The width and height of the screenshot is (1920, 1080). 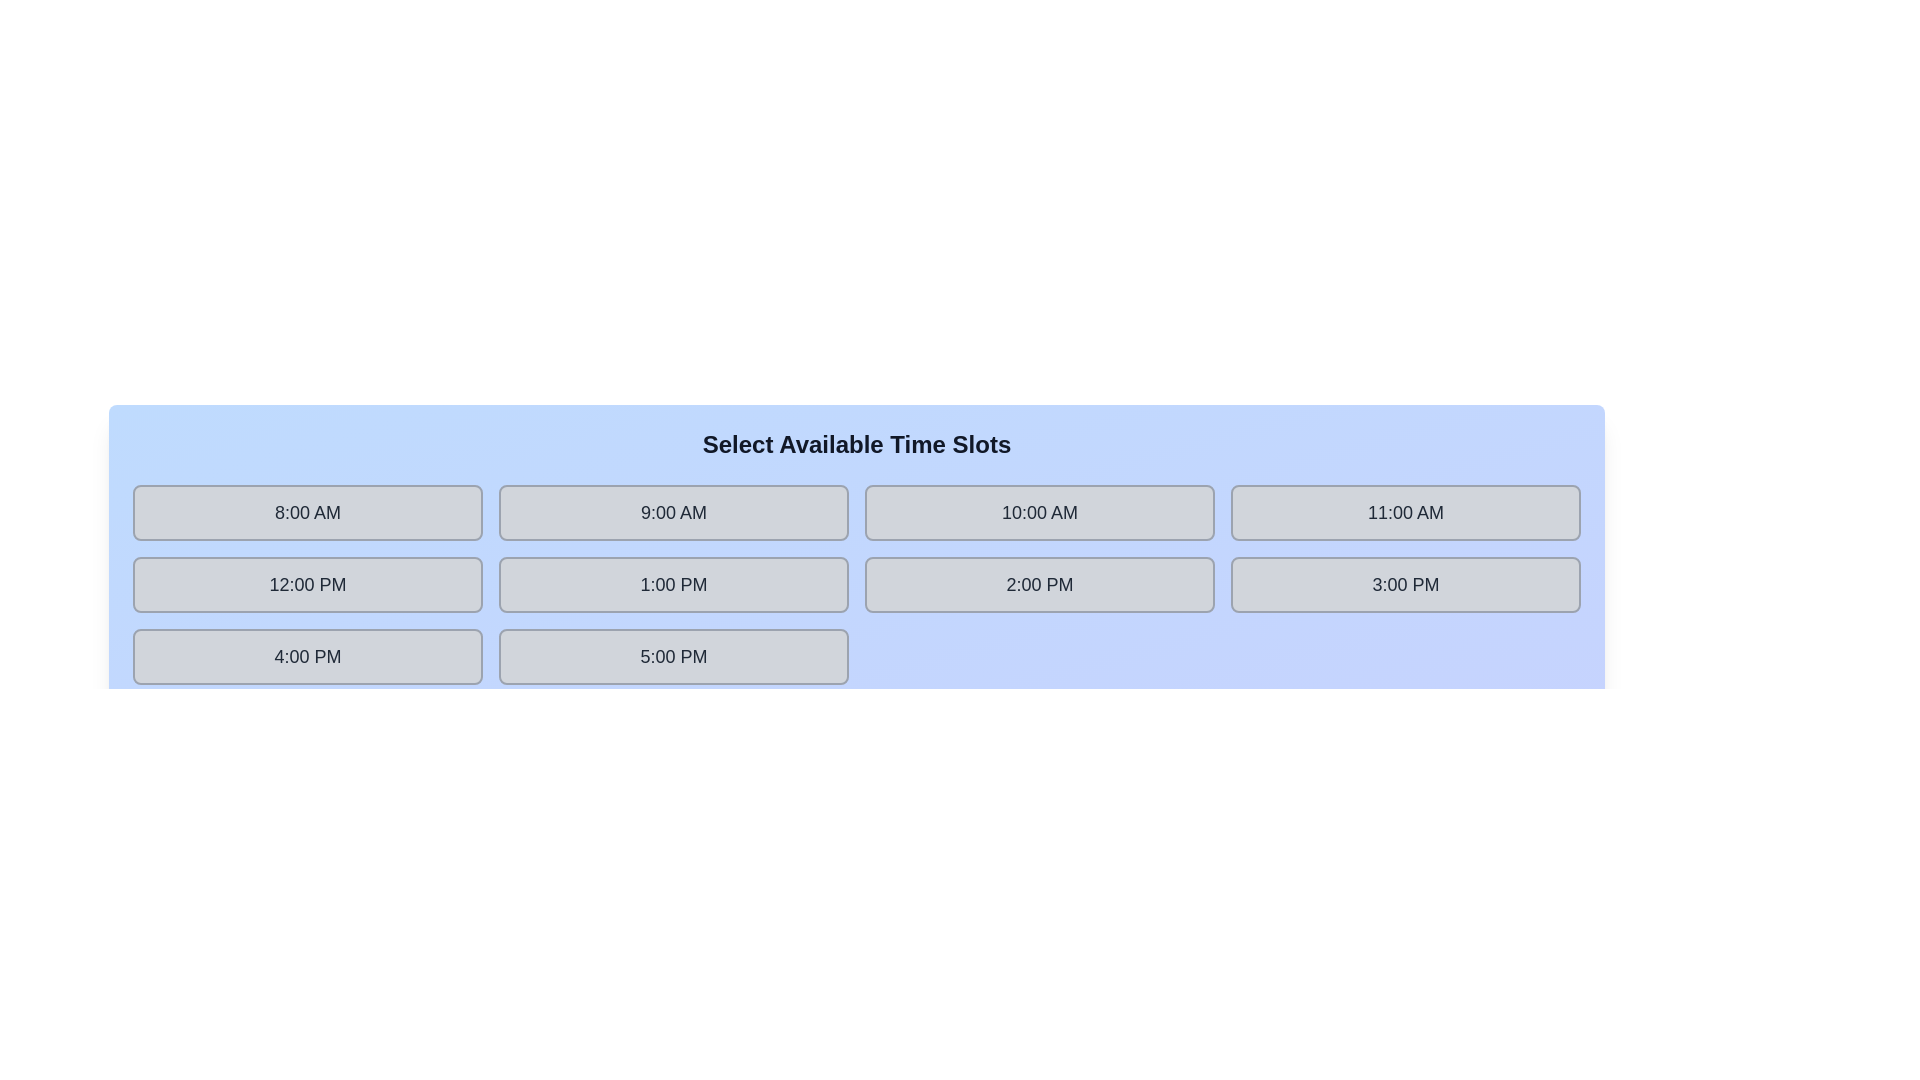 What do you see at coordinates (1040, 585) in the screenshot?
I see `the time slot labeled 2:00 PM` at bounding box center [1040, 585].